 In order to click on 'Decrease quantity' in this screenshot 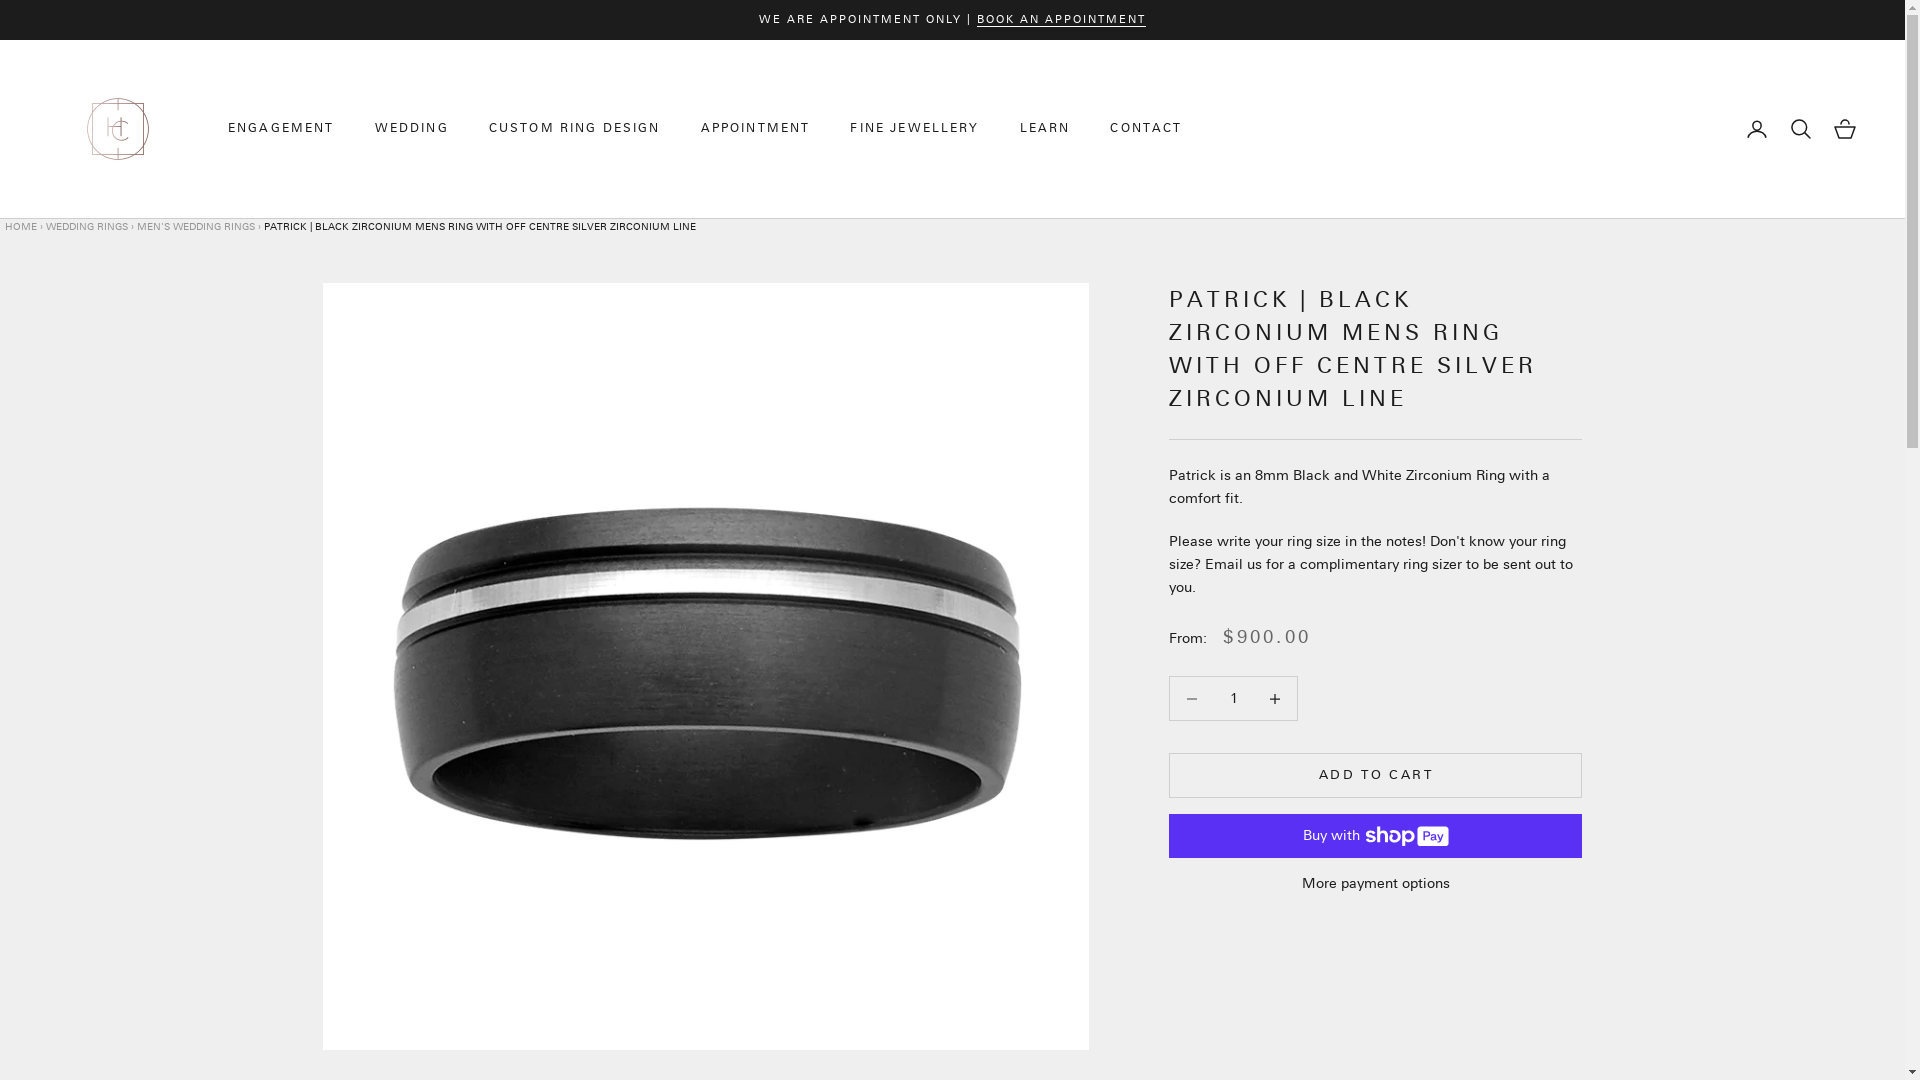, I will do `click(1252, 697)`.